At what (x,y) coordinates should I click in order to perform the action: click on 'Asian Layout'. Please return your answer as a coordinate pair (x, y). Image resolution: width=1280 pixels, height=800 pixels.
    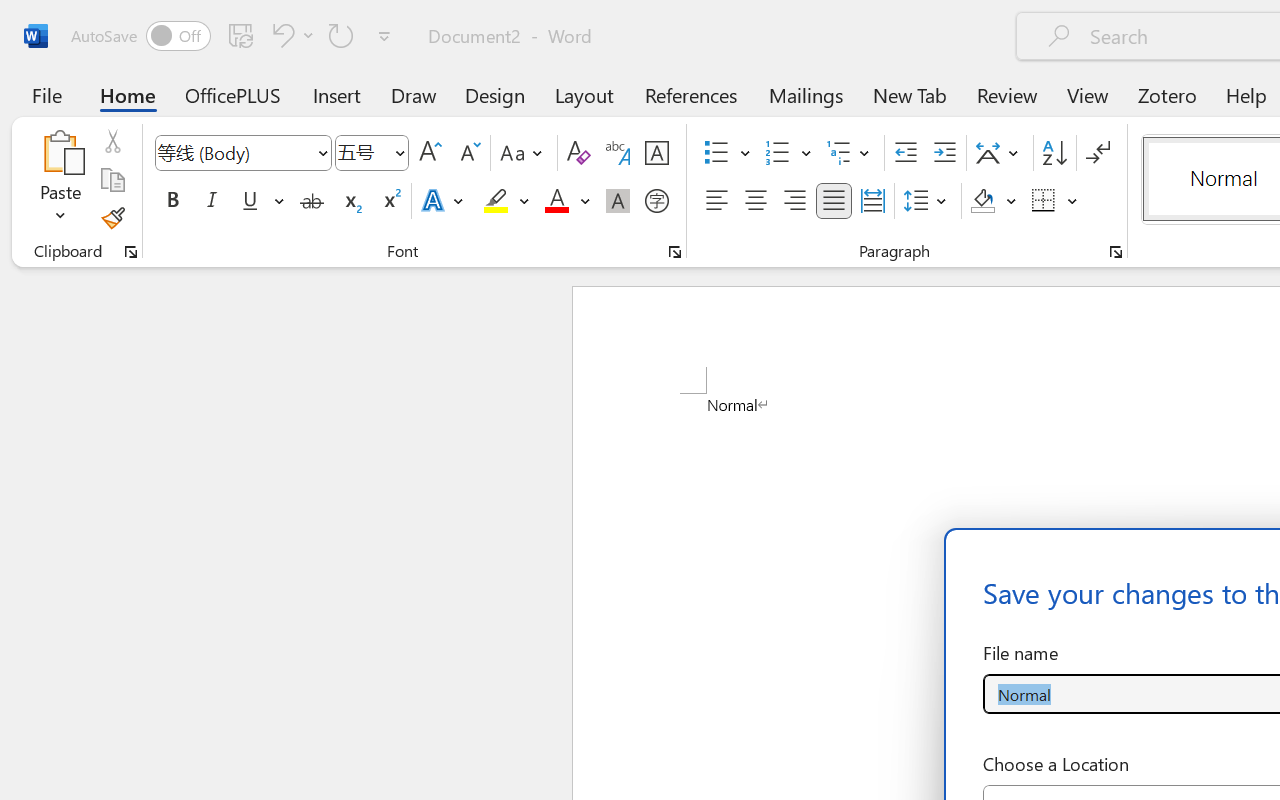
    Looking at the image, I should click on (1000, 153).